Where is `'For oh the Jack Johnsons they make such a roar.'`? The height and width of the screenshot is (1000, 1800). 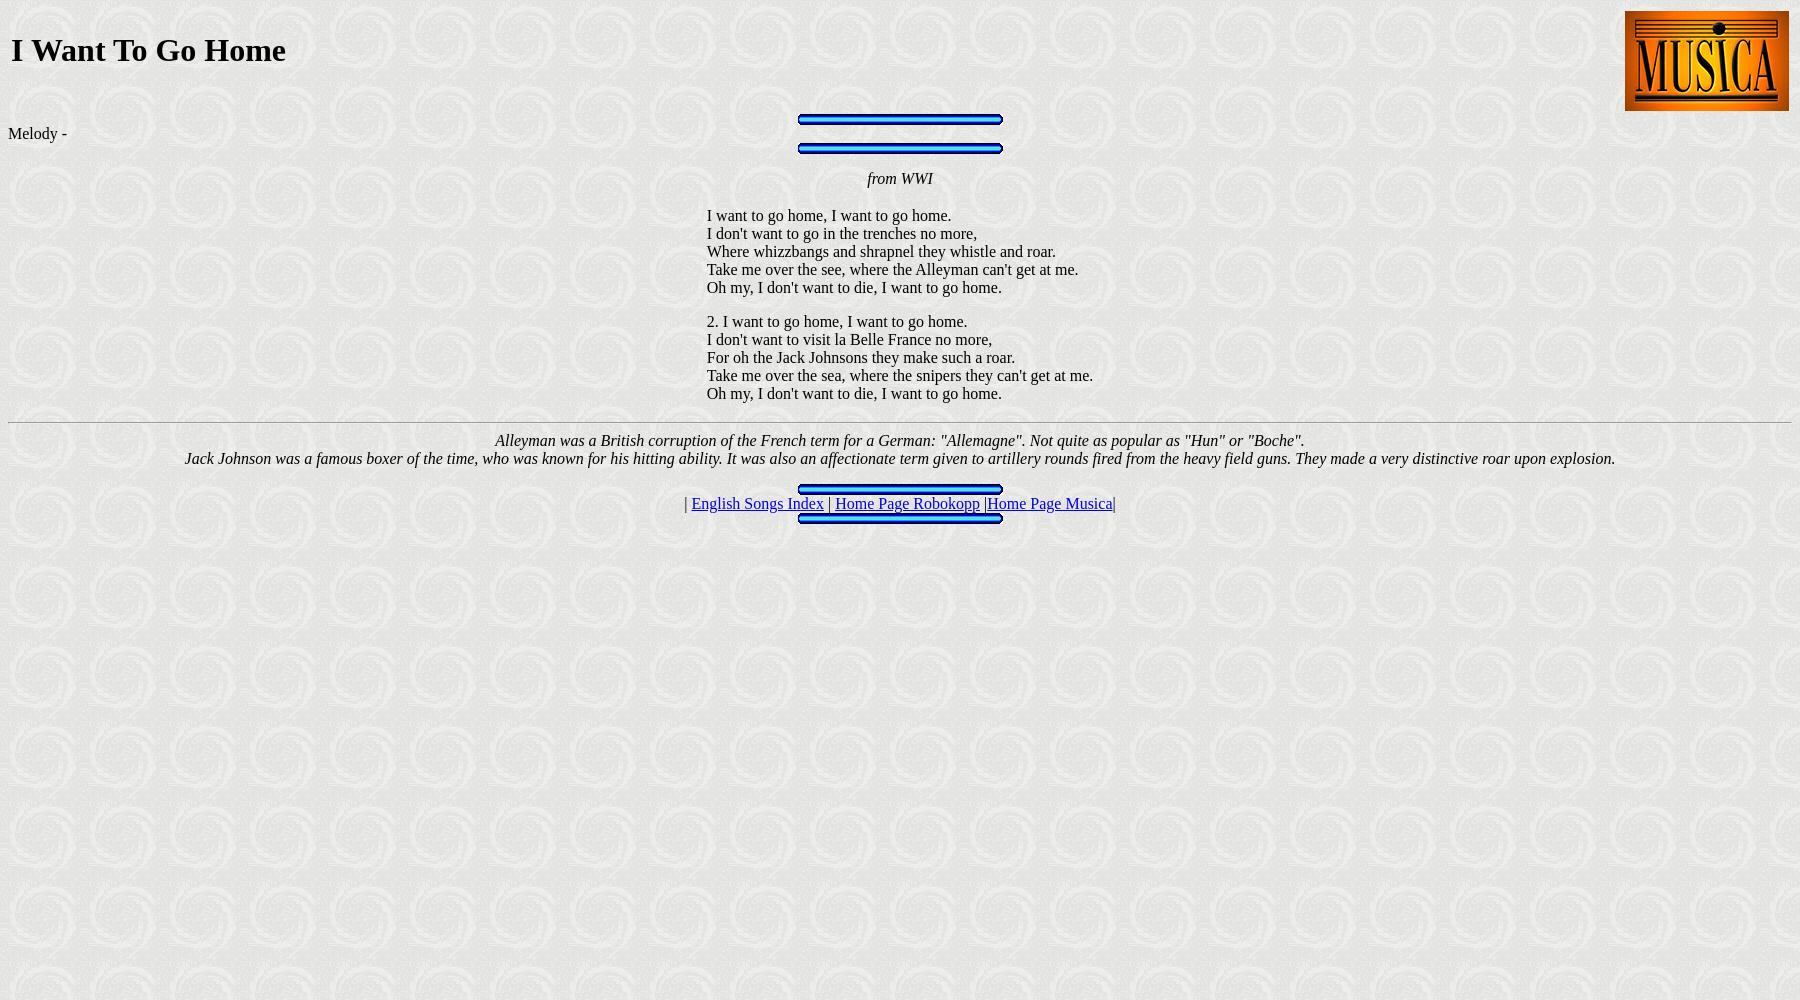
'For oh the Jack Johnsons they make such a roar.' is located at coordinates (860, 356).